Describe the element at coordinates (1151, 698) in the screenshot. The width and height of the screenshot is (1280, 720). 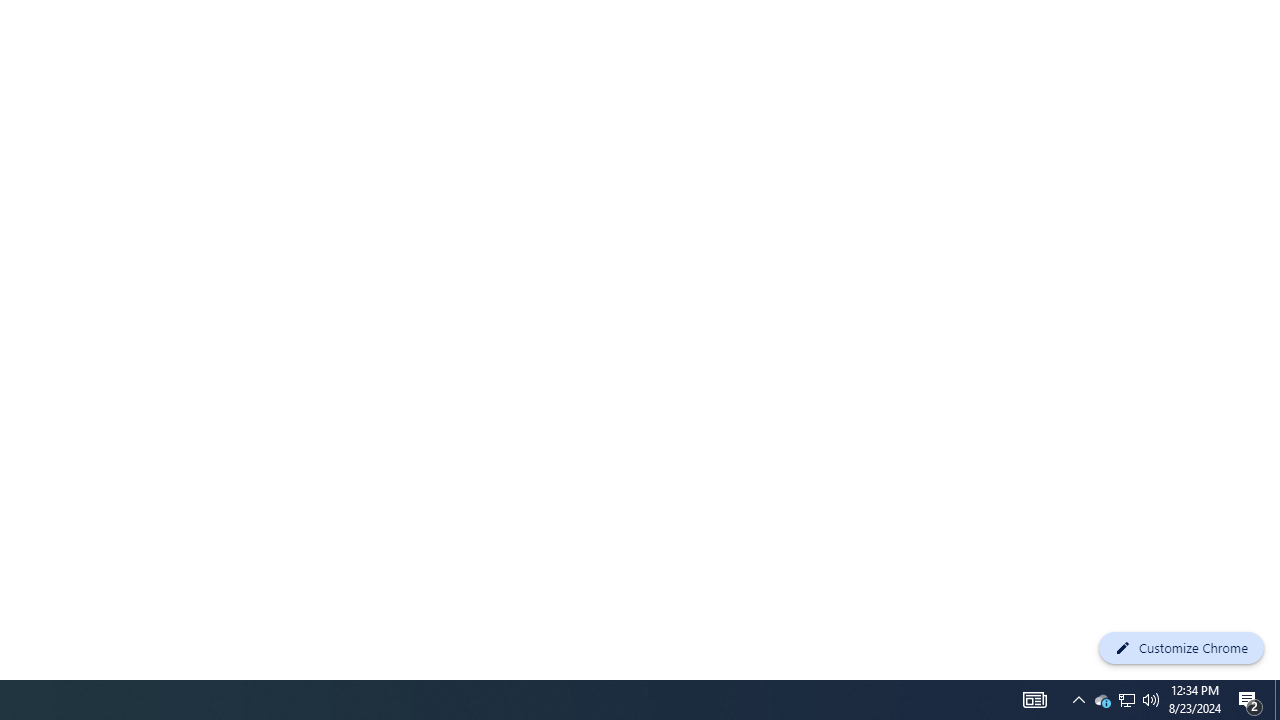
I see `'Q2790: 100%'` at that location.